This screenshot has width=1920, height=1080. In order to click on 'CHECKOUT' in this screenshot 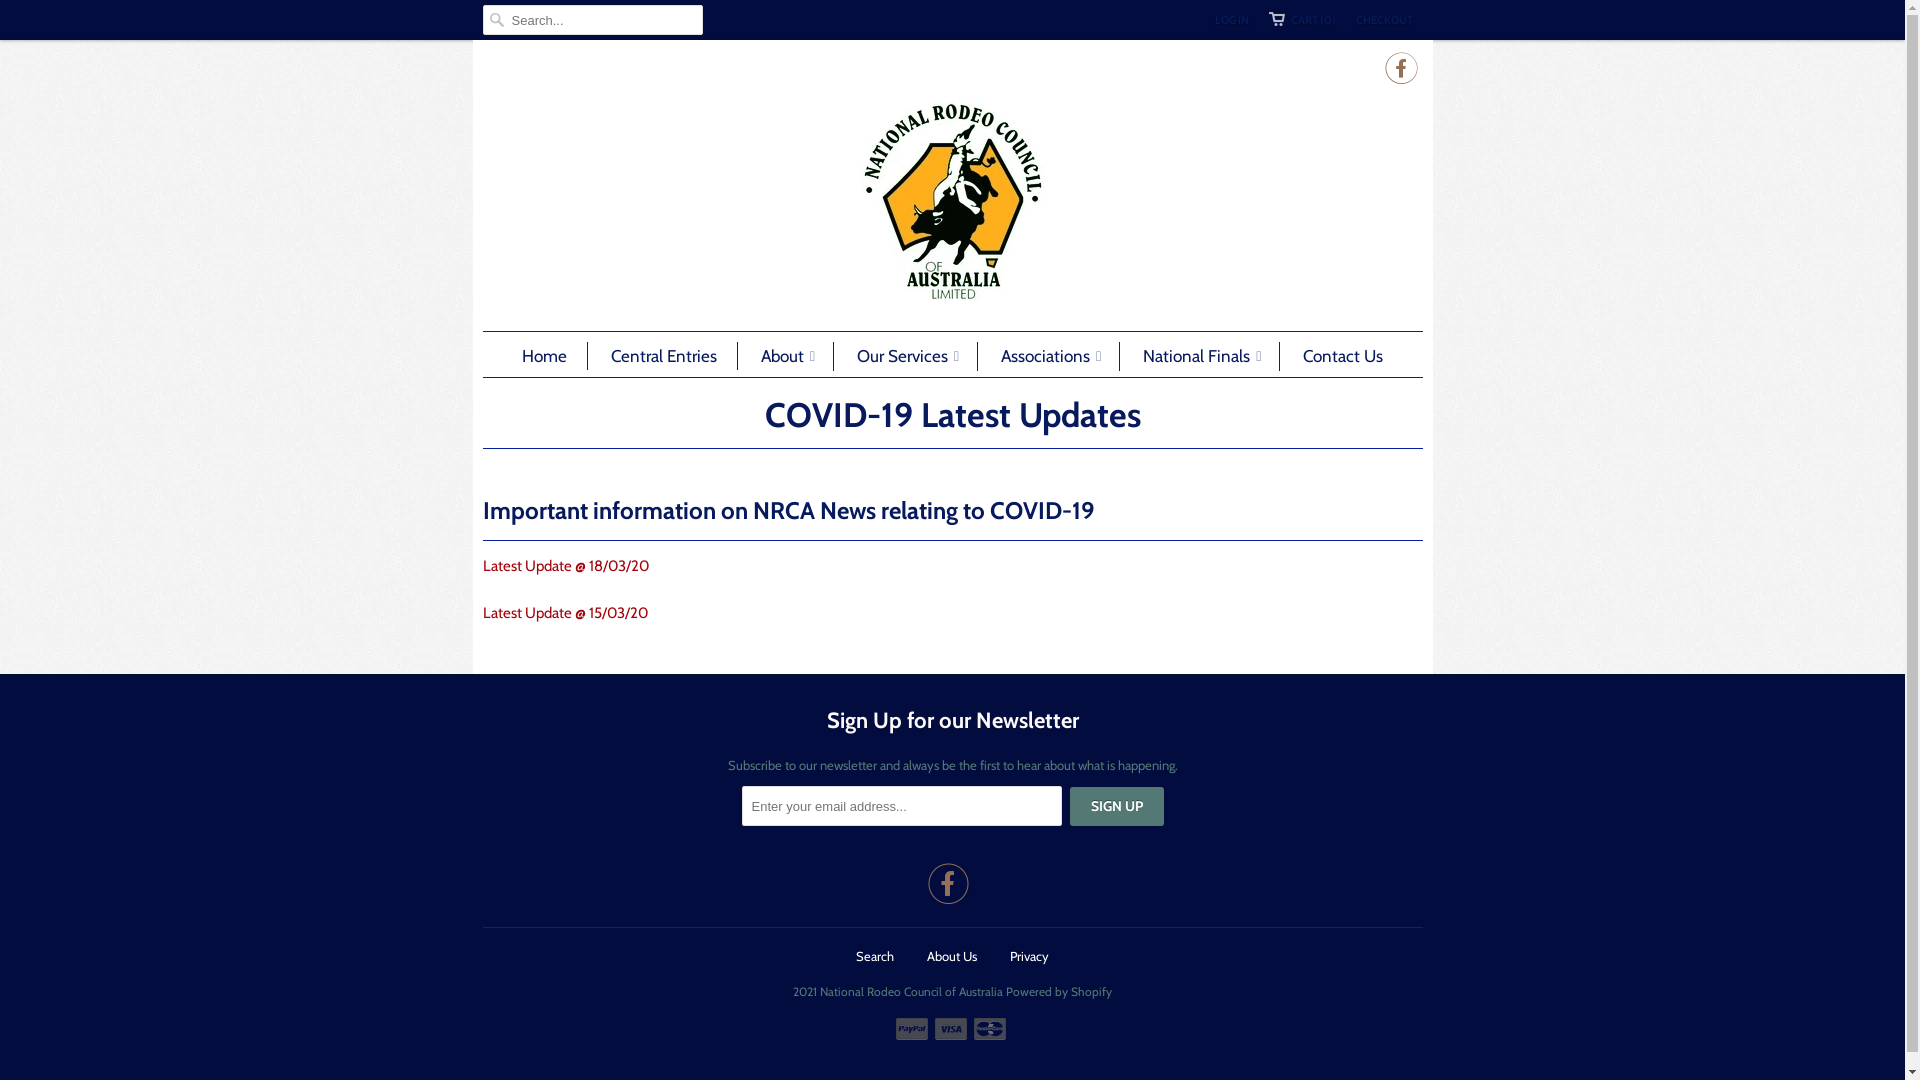, I will do `click(1383, 19)`.